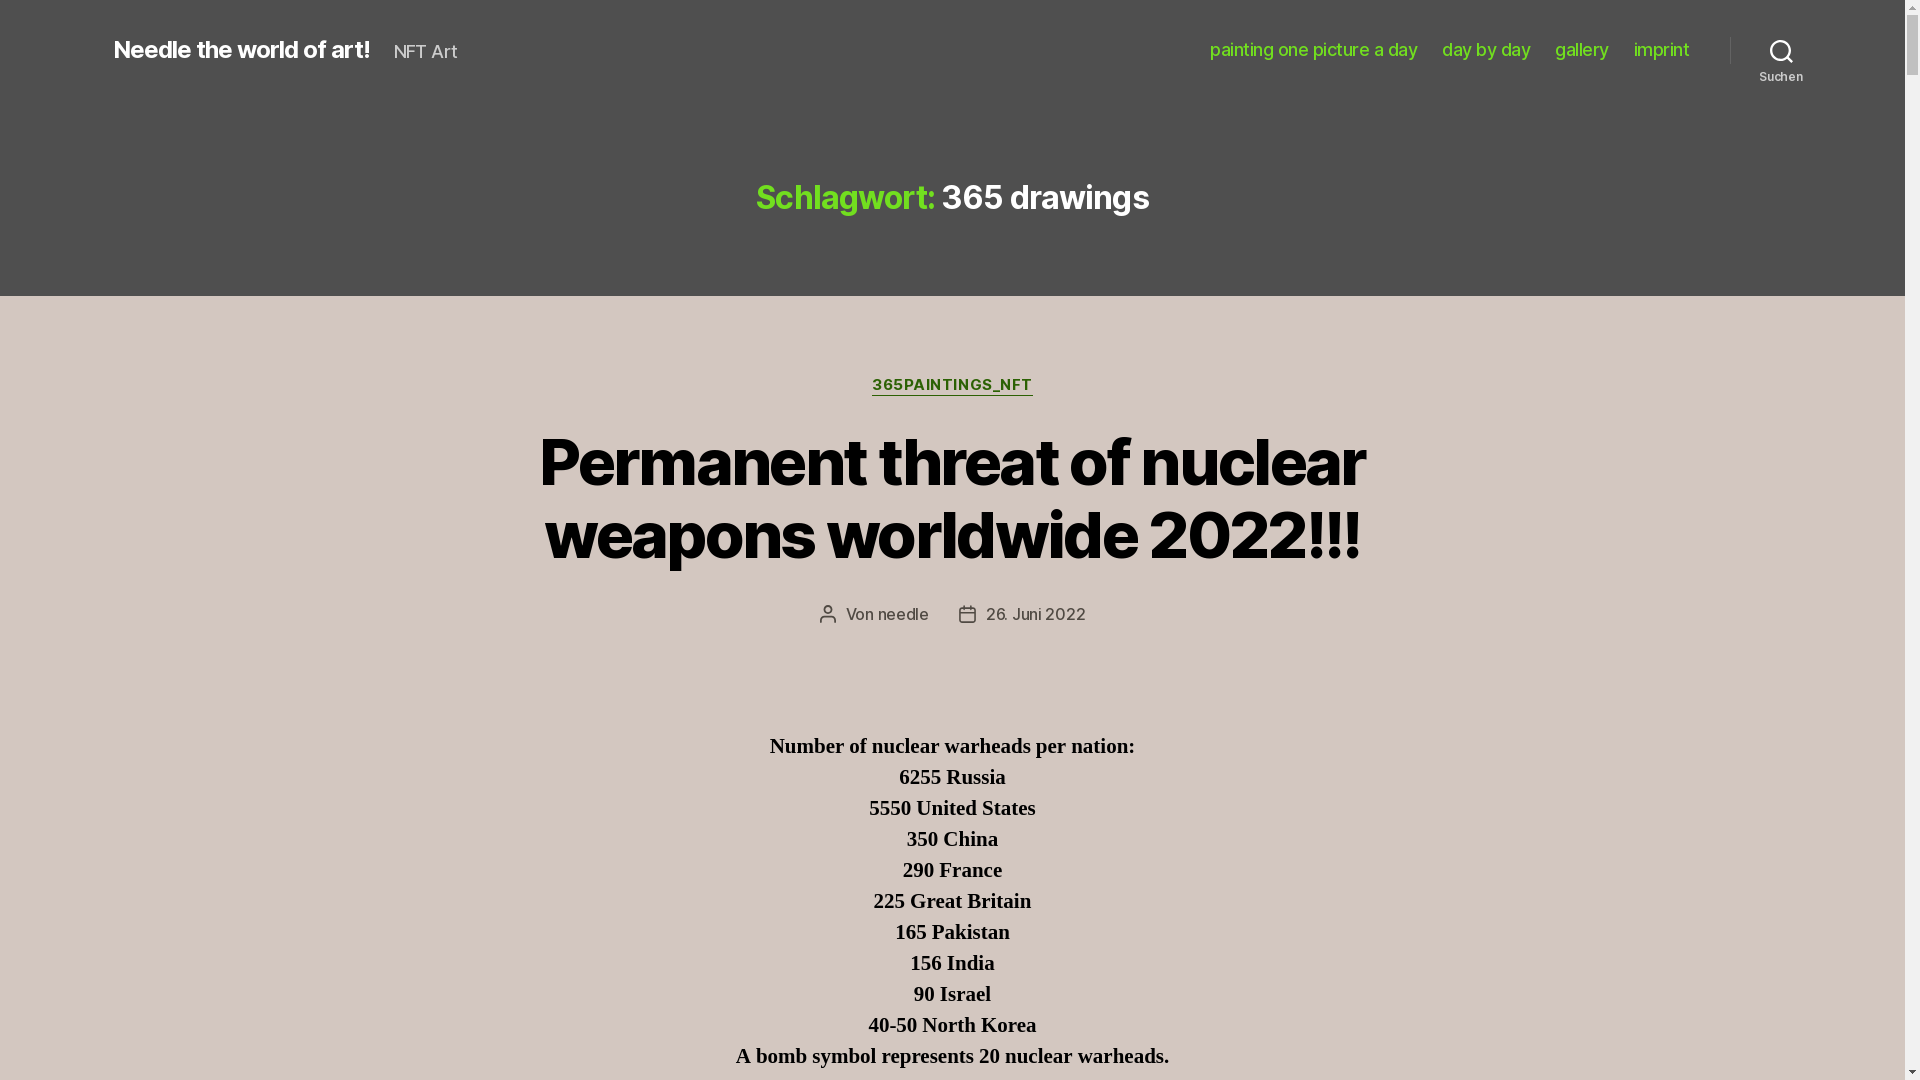  I want to click on 'needle', so click(878, 612).